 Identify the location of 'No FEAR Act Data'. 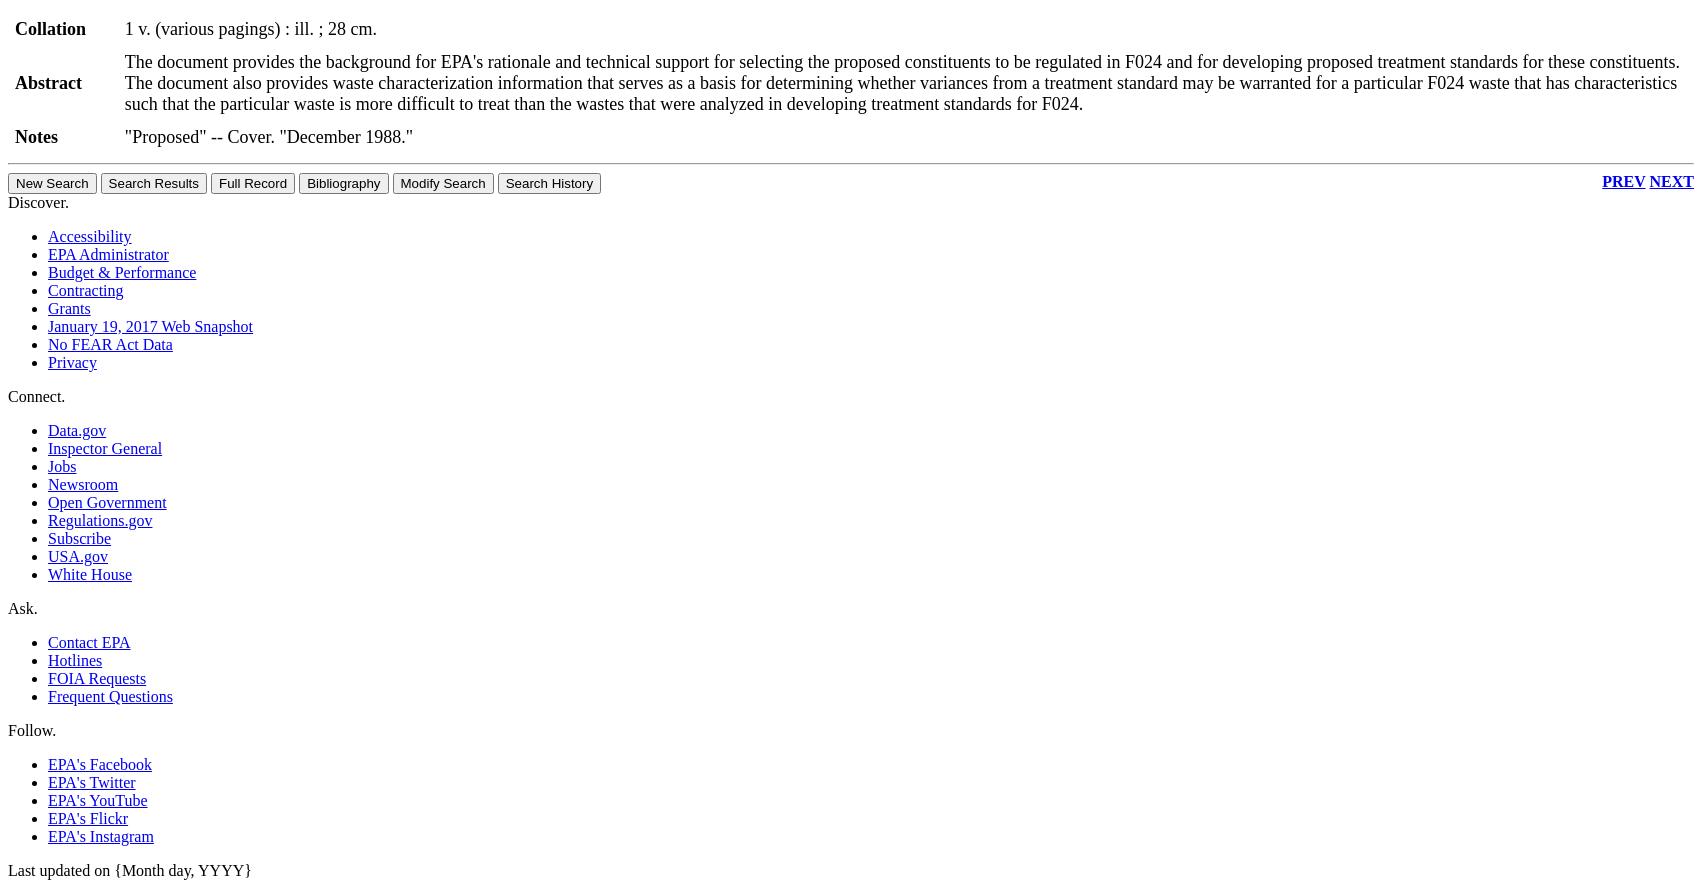
(109, 342).